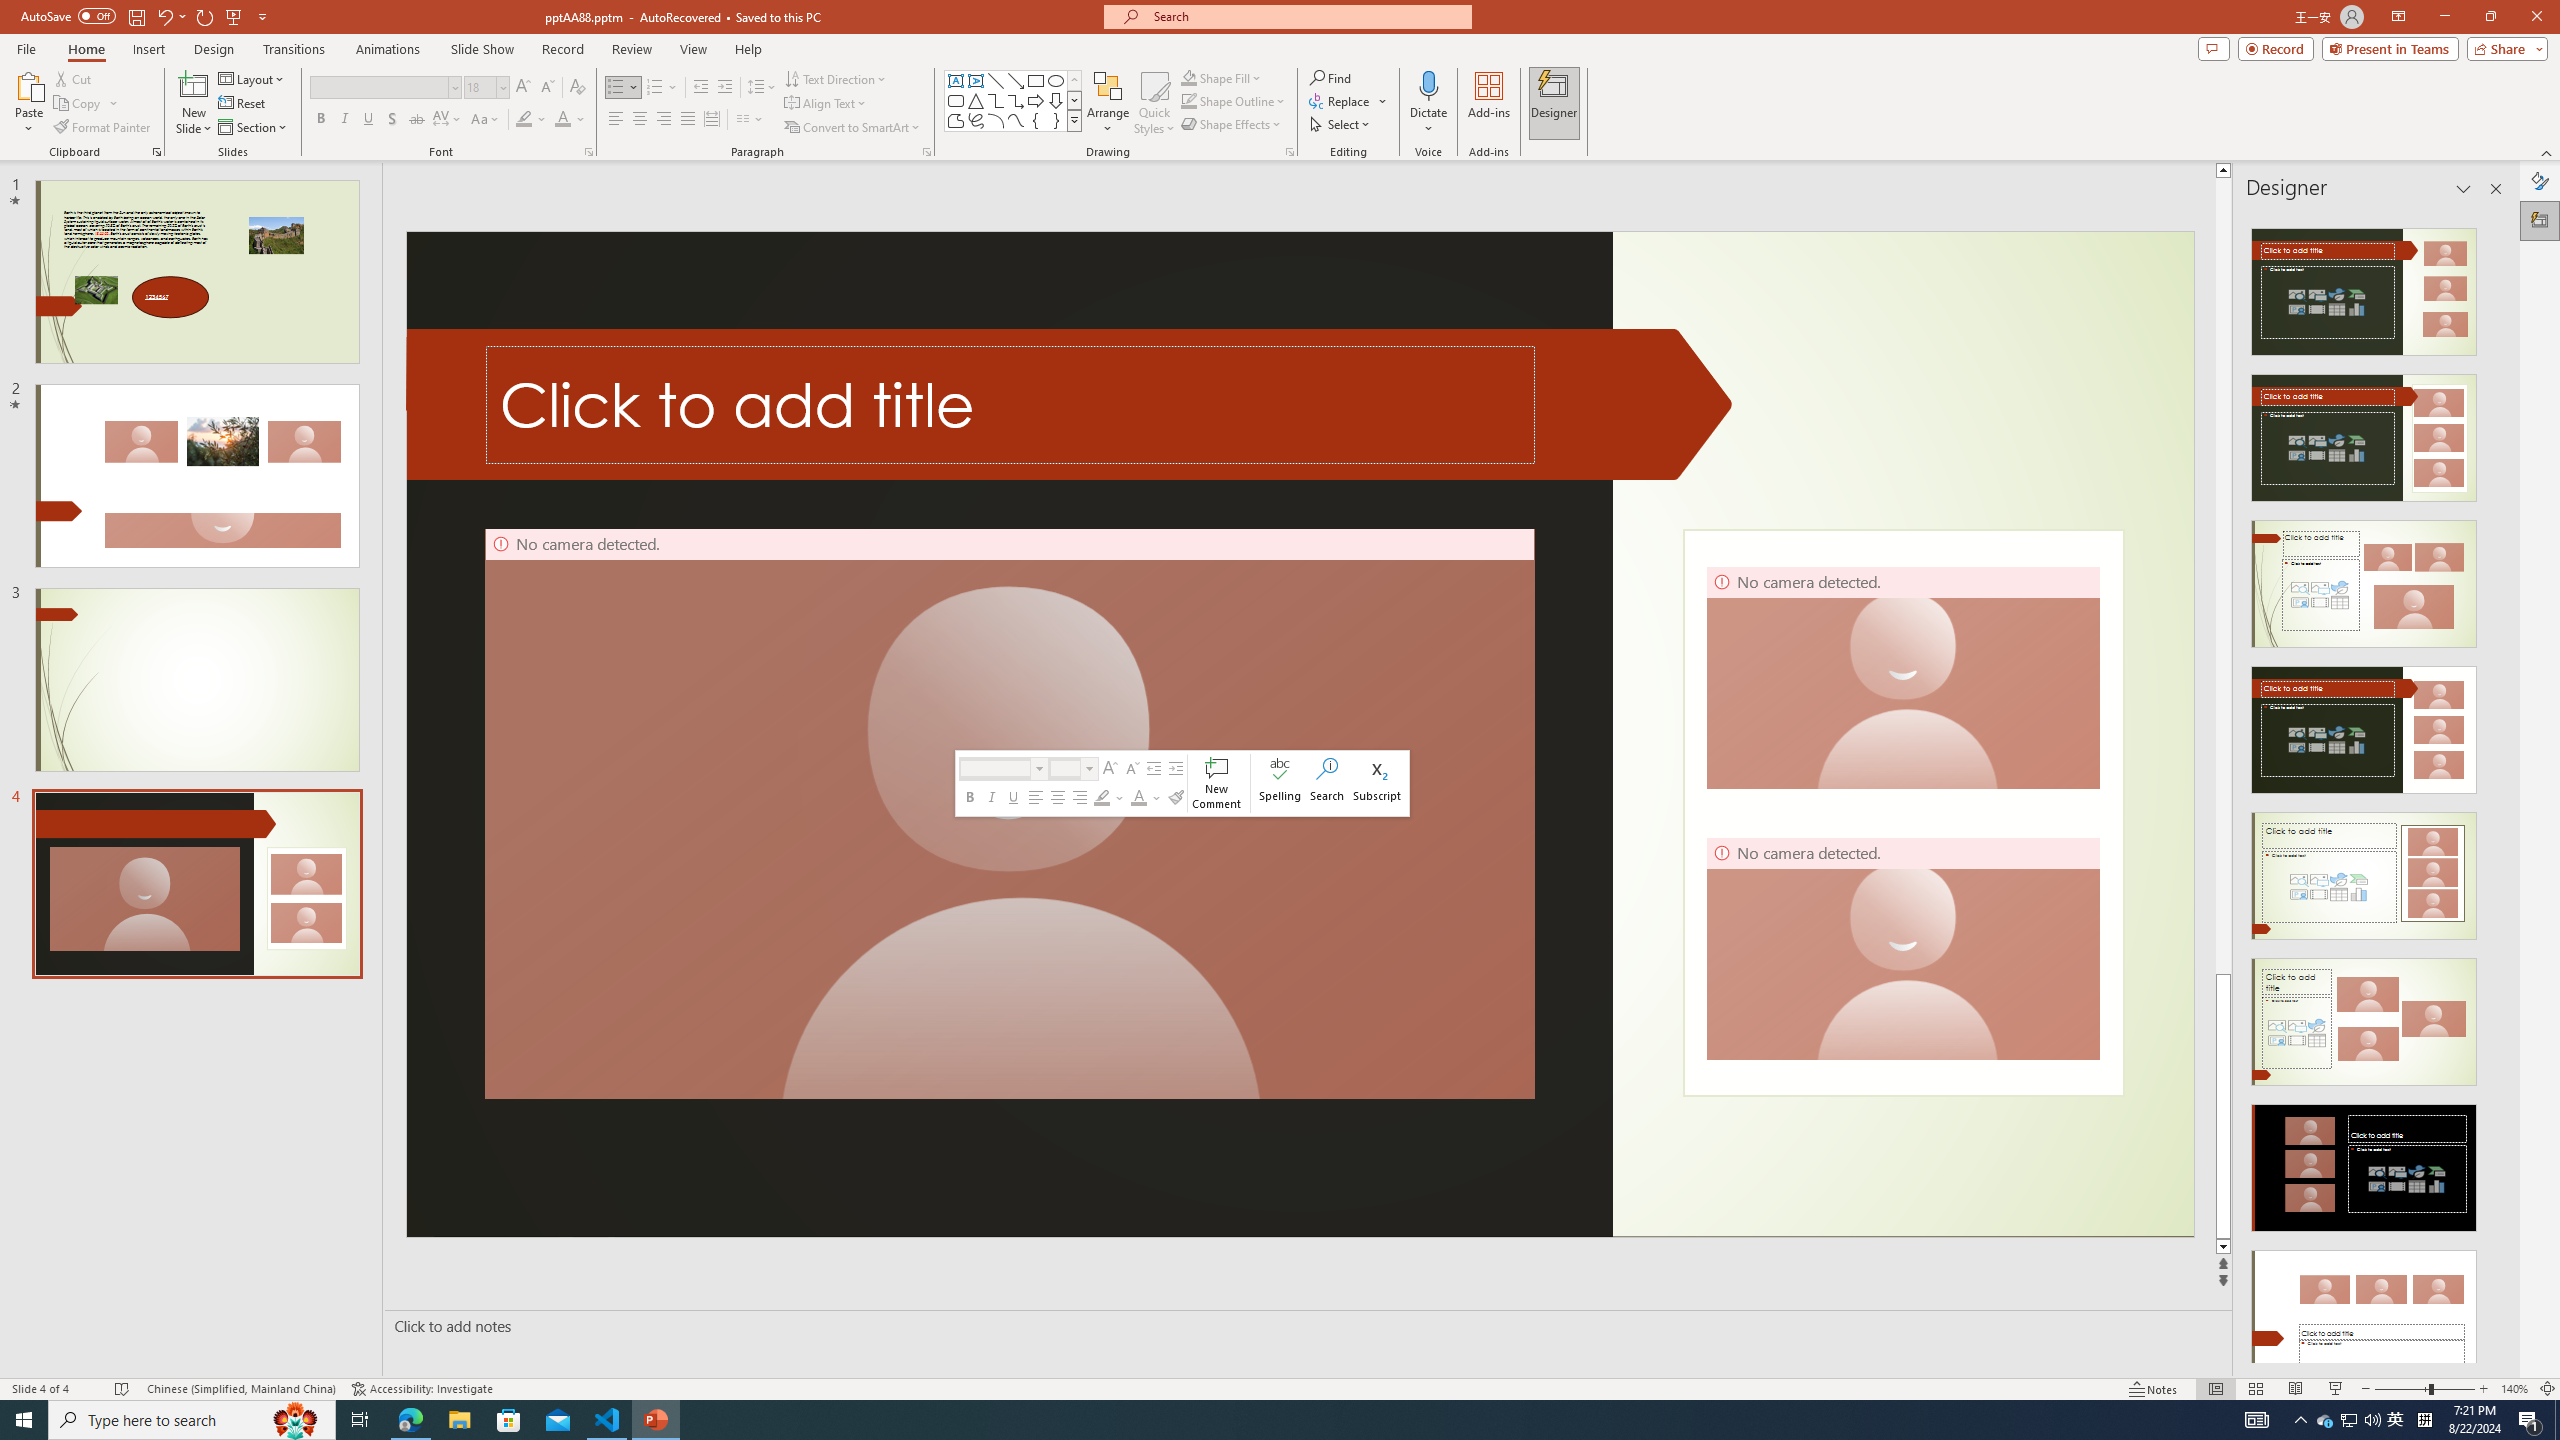 Image resolution: width=2560 pixels, height=1440 pixels. I want to click on 'Undo', so click(170, 15).